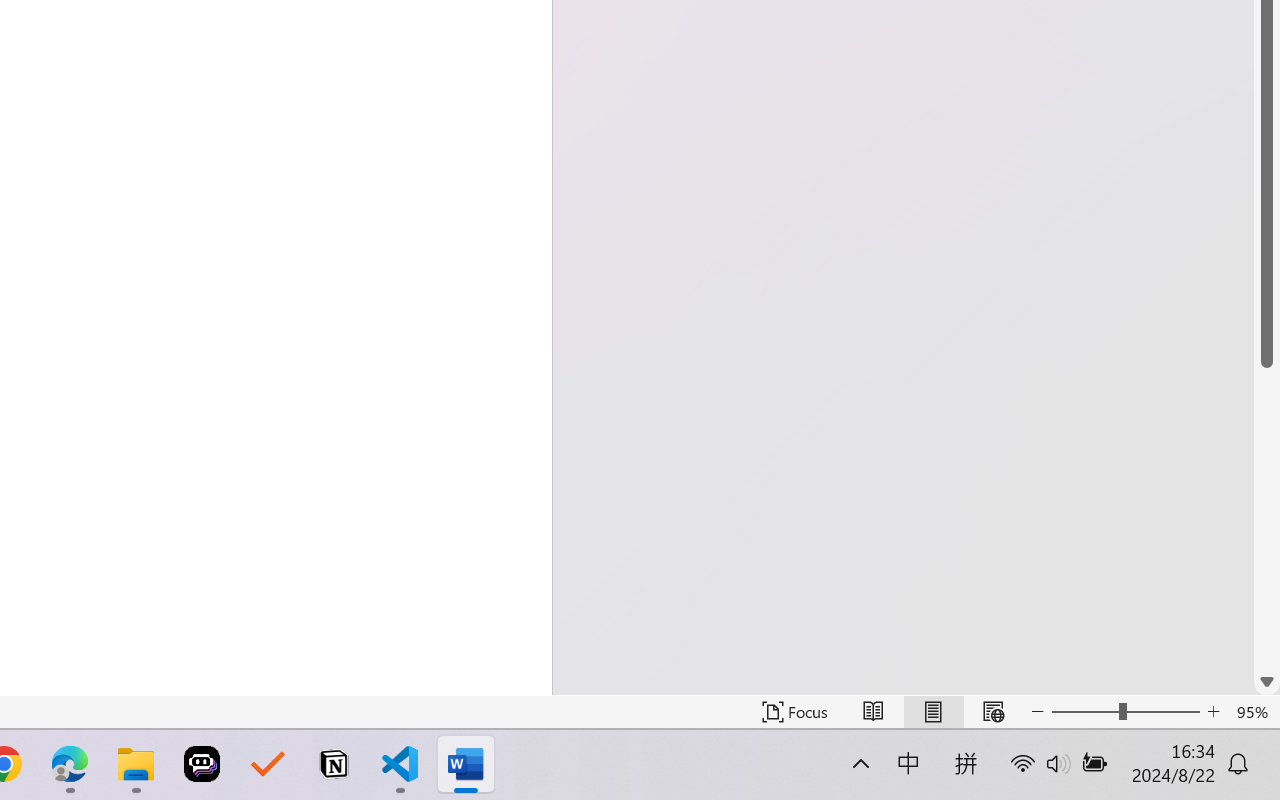 The width and height of the screenshot is (1280, 800). What do you see at coordinates (1266, 682) in the screenshot?
I see `'Line down'` at bounding box center [1266, 682].